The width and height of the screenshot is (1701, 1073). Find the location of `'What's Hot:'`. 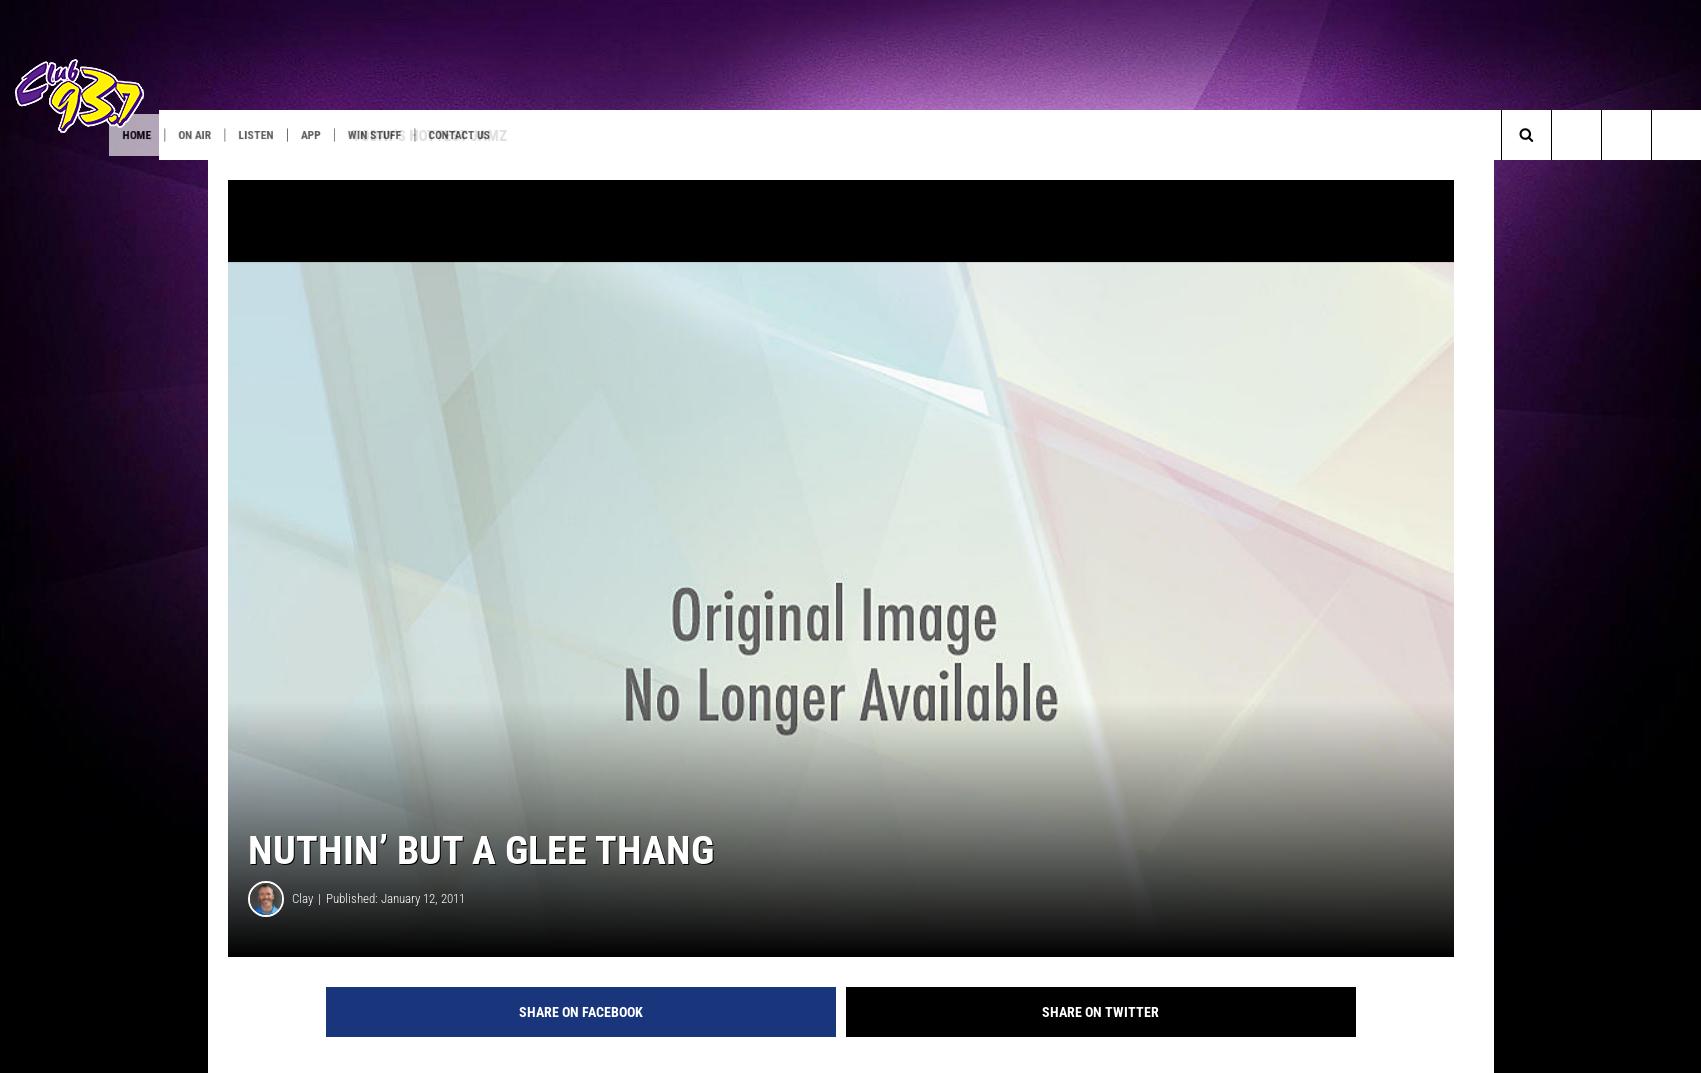

'What's Hot:' is located at coordinates (68, 174).